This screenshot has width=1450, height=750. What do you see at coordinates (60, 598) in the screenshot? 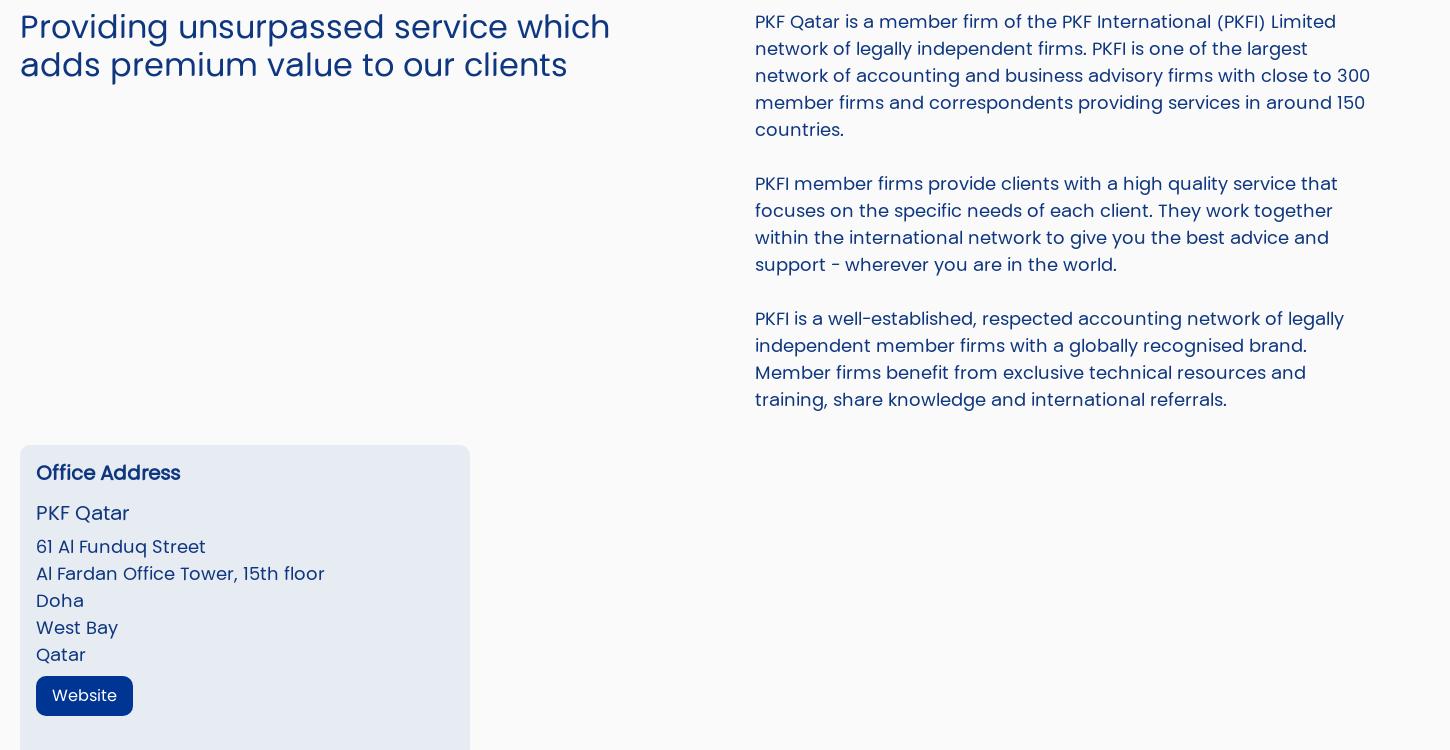
I see `'Doha'` at bounding box center [60, 598].